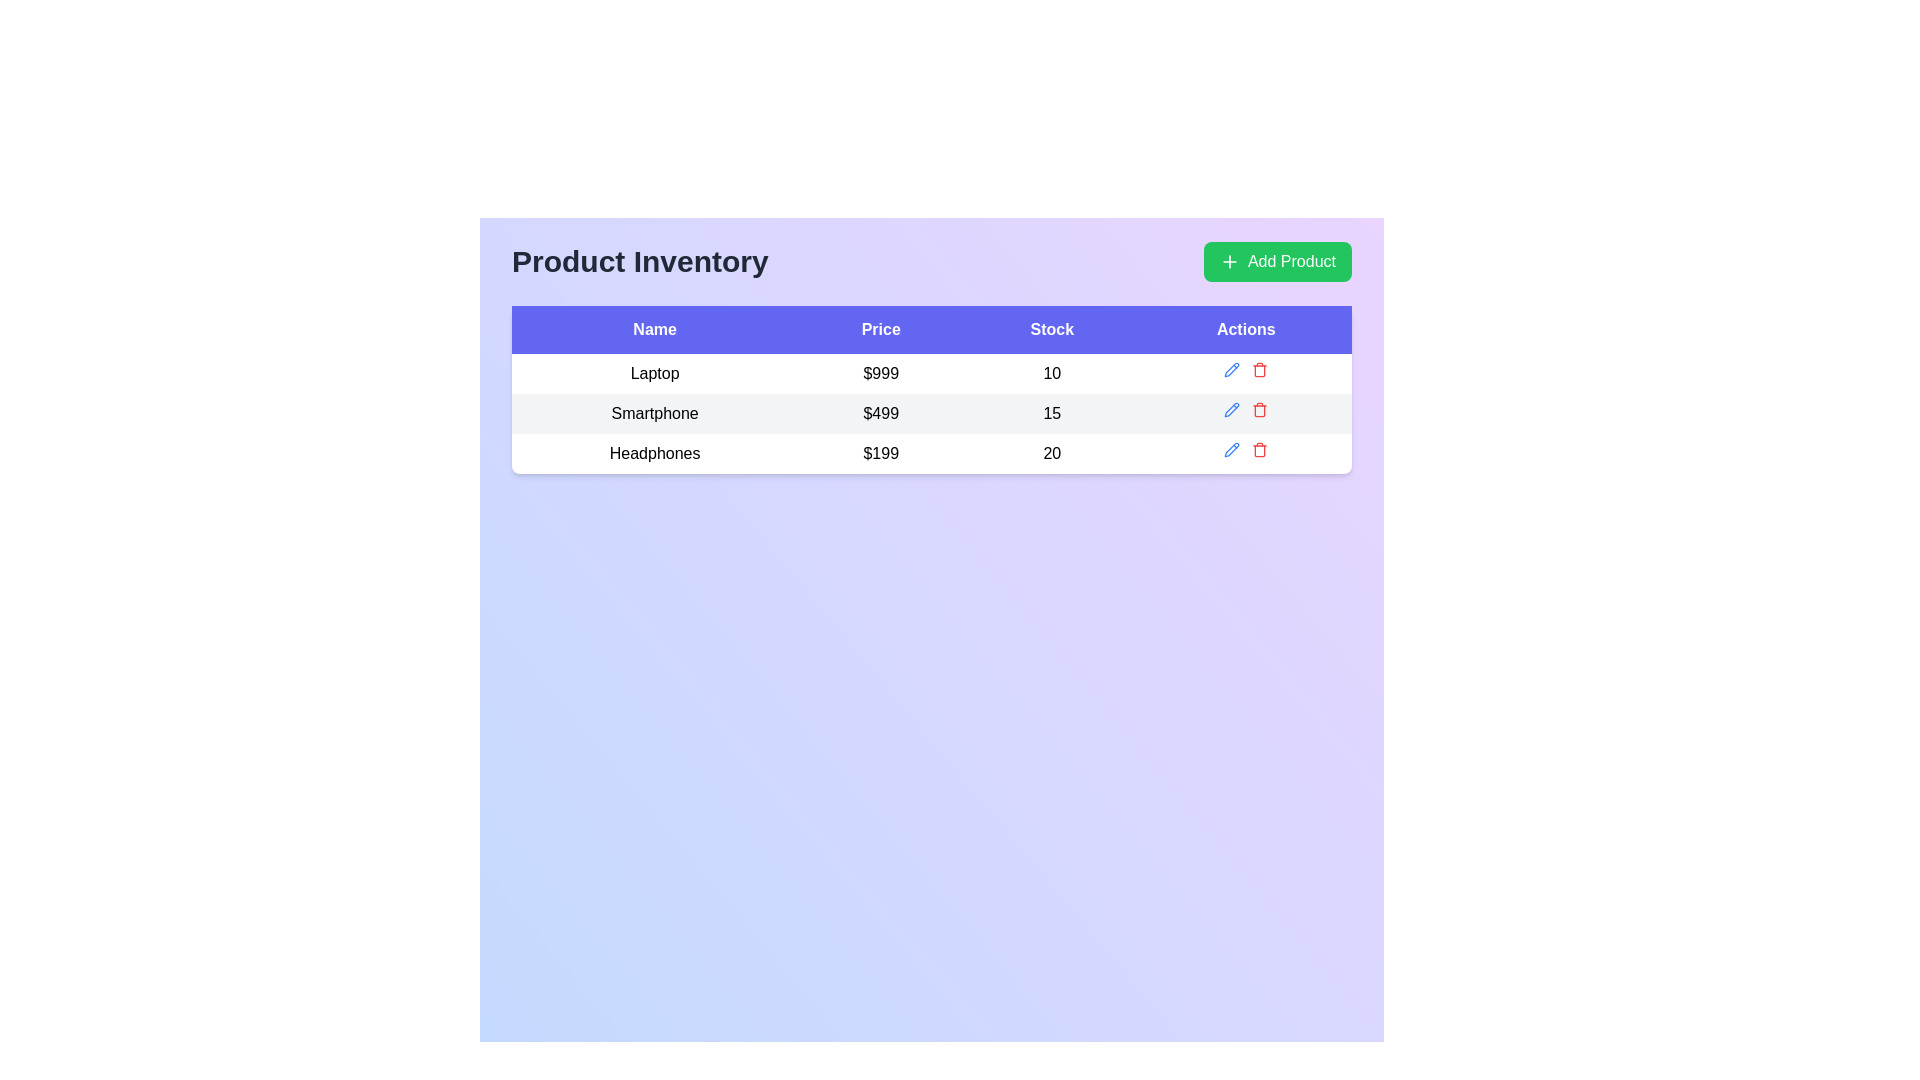 This screenshot has height=1080, width=1920. Describe the element at coordinates (1231, 408) in the screenshot. I see `the blue pencil-shaped icon representing the edit button in the 'Actions' column for the product 'Smartphone'` at that location.